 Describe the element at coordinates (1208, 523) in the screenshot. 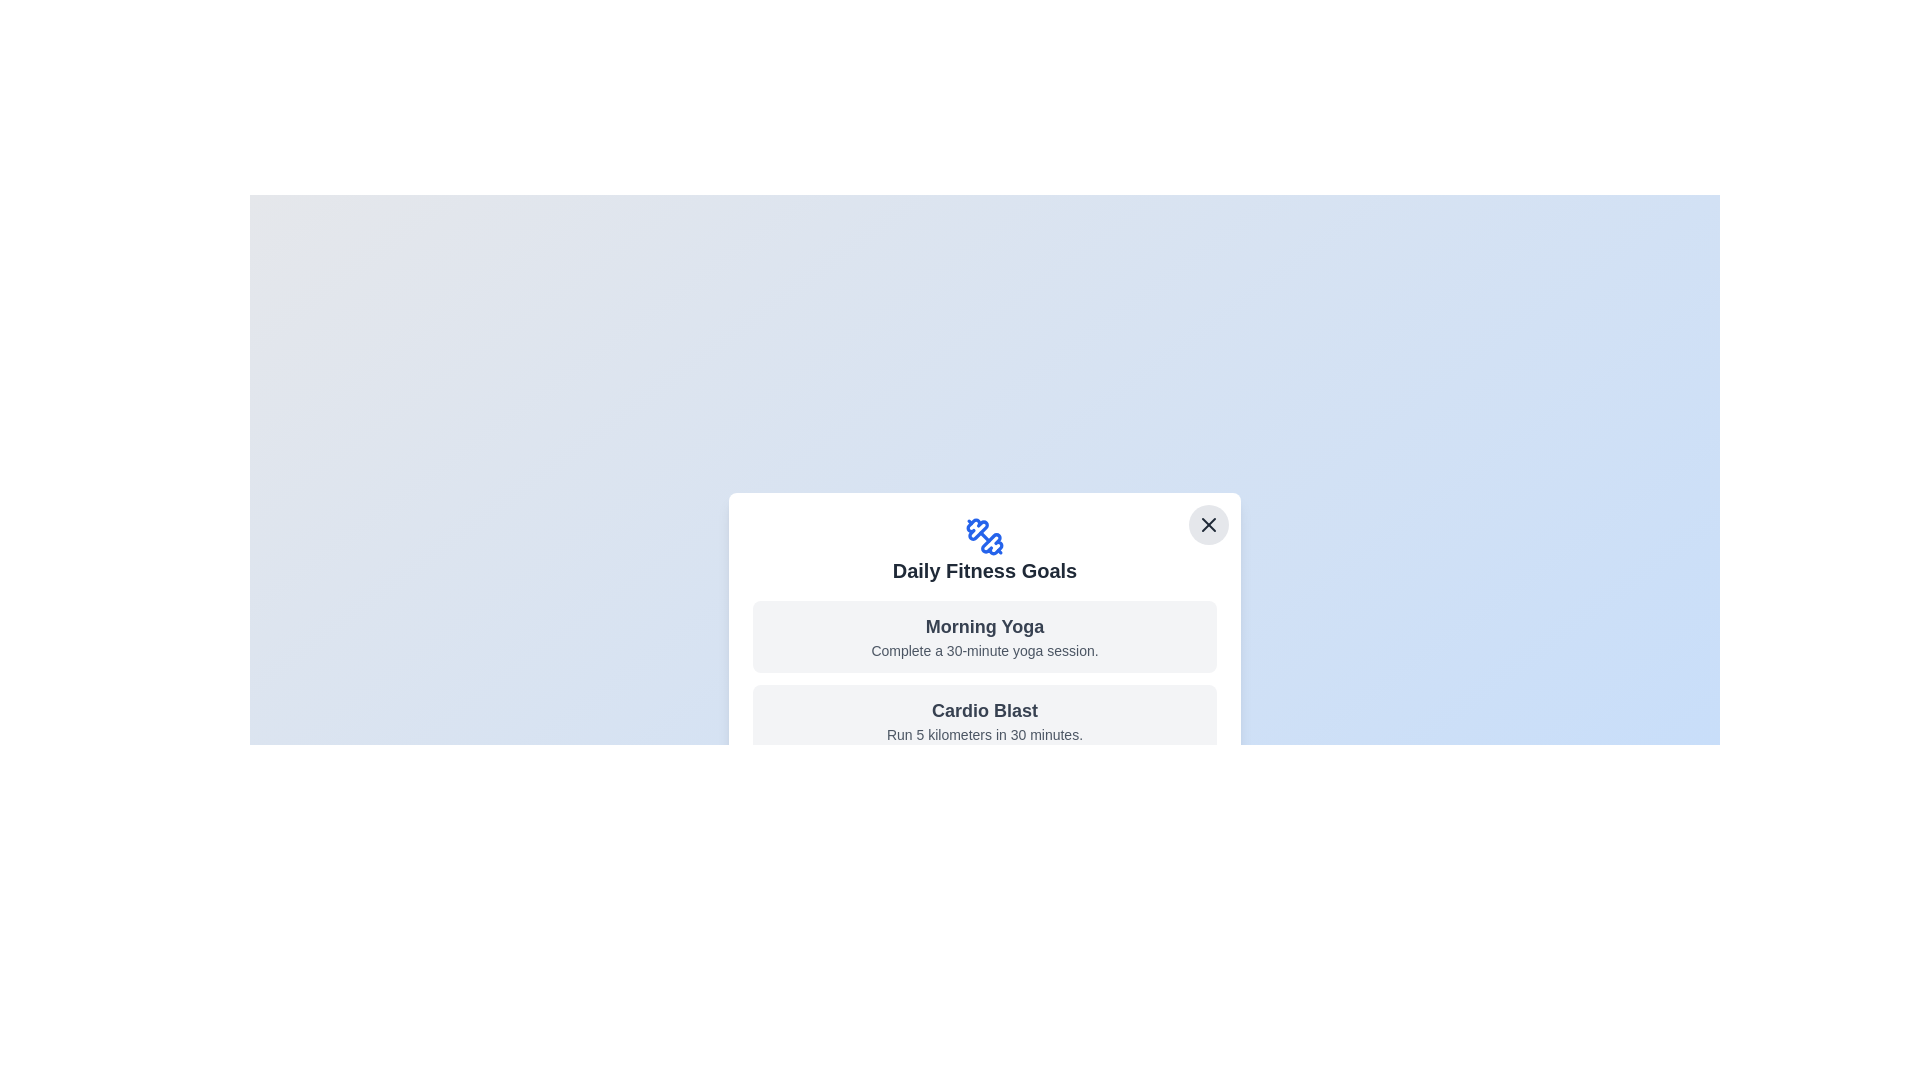

I see `the close icon button, which is an 'X' styled graphic located at the top-right corner of the 'Daily Fitness Goals' modal dialog` at that location.